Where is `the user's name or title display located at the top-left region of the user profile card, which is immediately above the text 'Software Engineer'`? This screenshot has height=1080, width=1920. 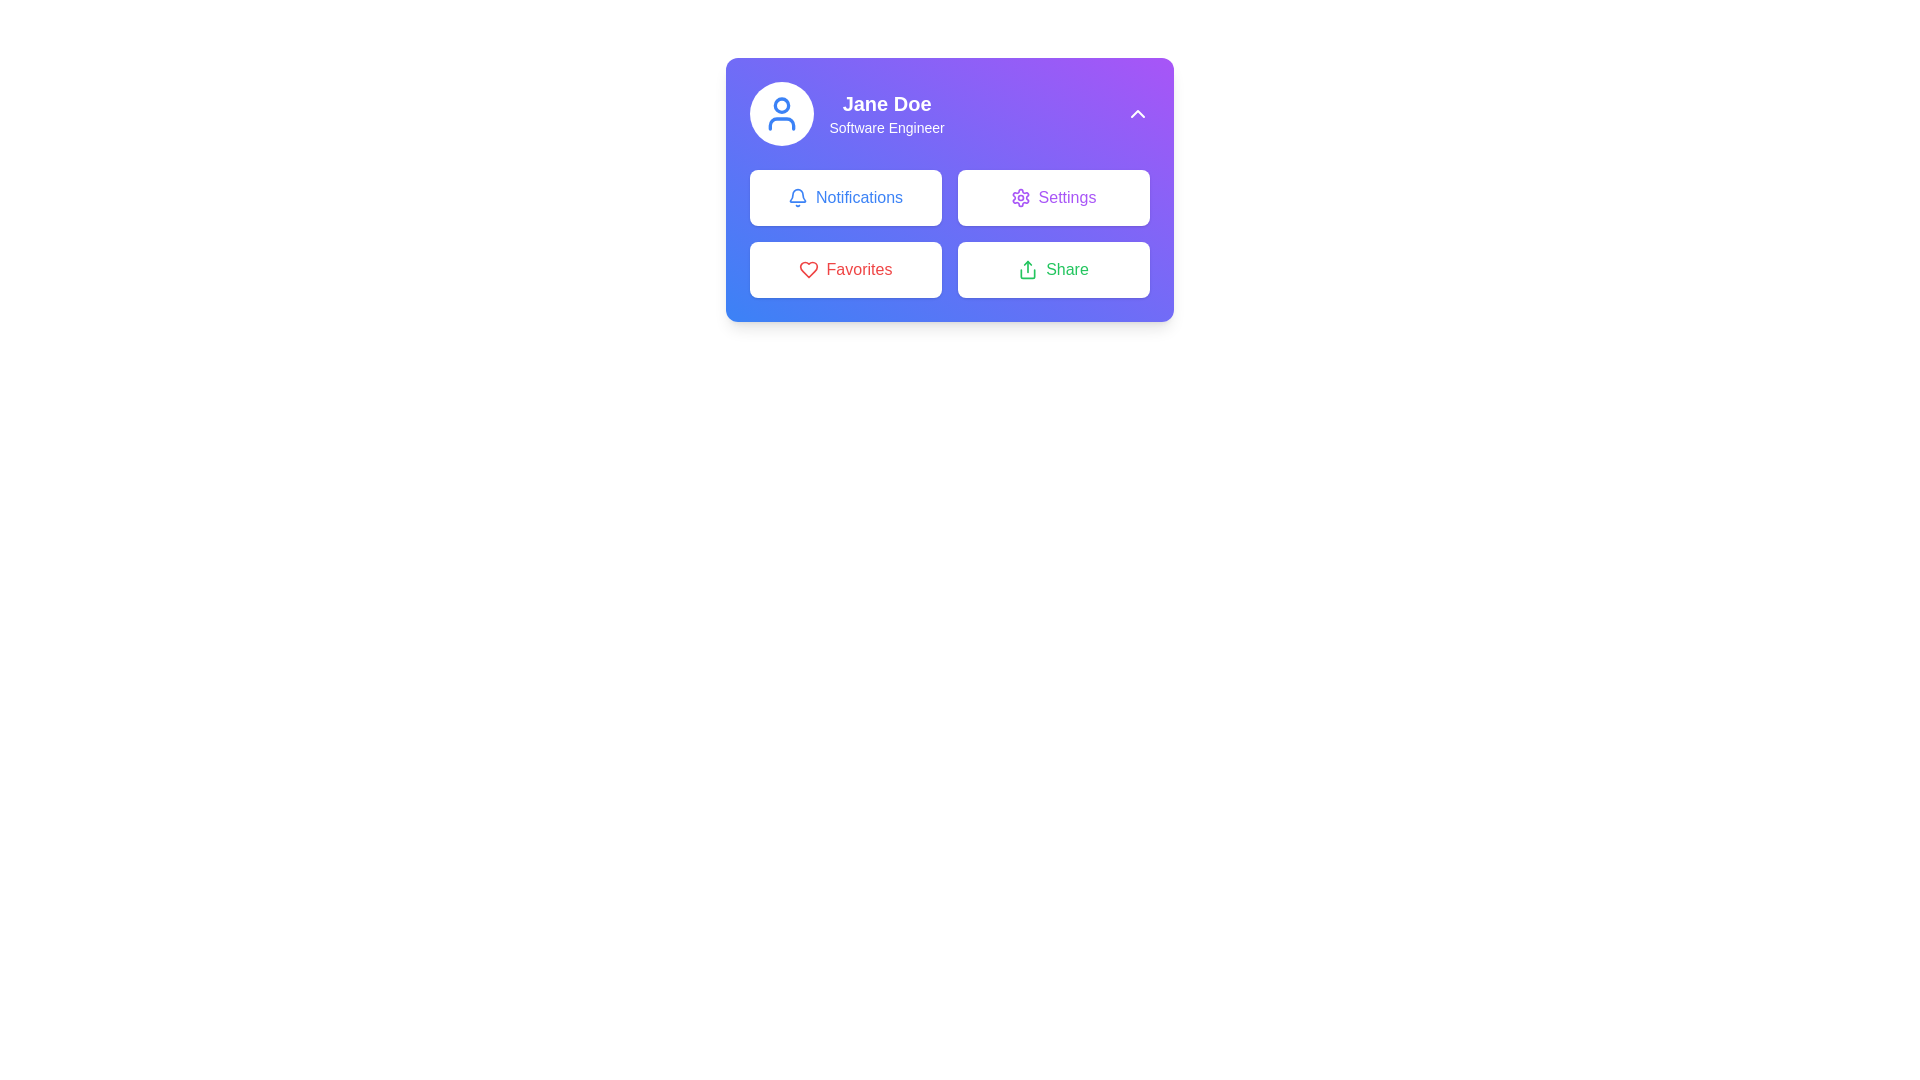
the user's name or title display located at the top-left region of the user profile card, which is immediately above the text 'Software Engineer' is located at coordinates (886, 104).